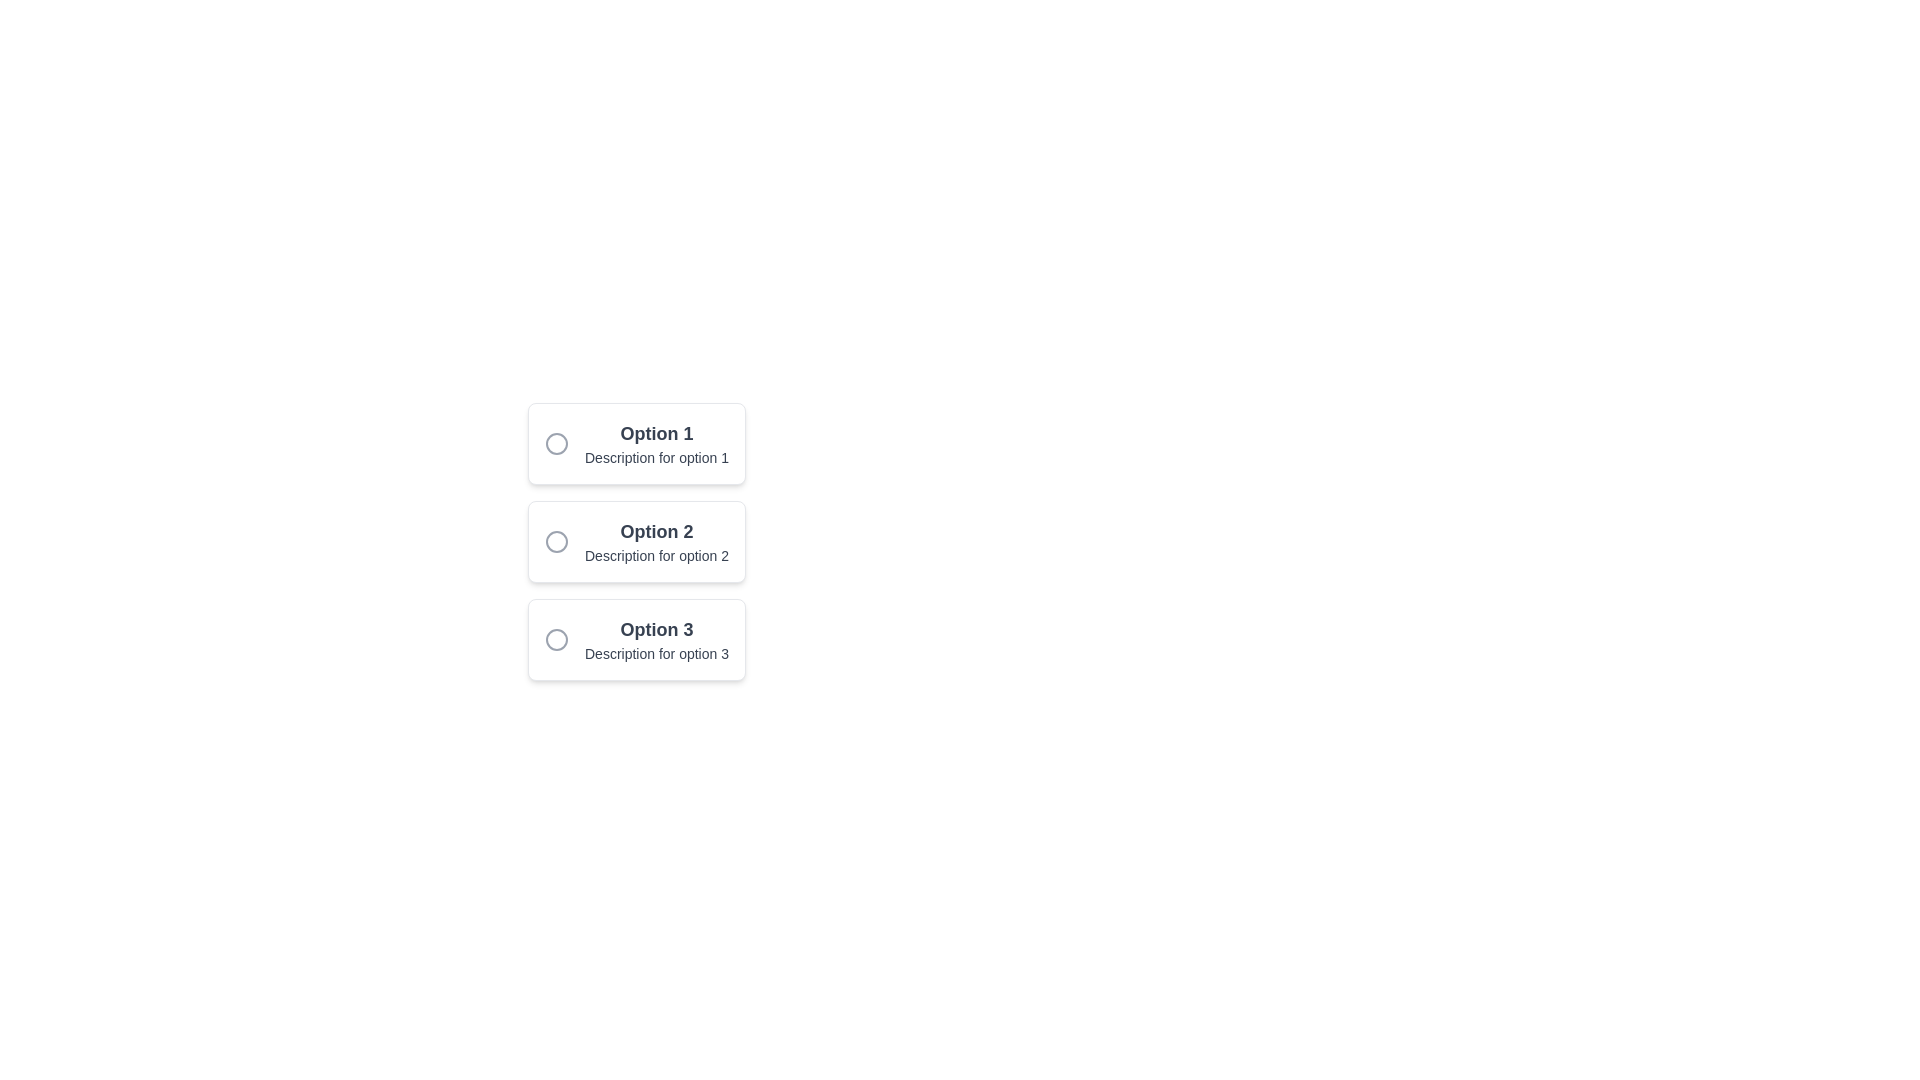 This screenshot has width=1920, height=1080. What do you see at coordinates (556, 640) in the screenshot?
I see `the unselected radio button indicator for 'Option 3', which is the third radio button in a vertical list of options` at bounding box center [556, 640].